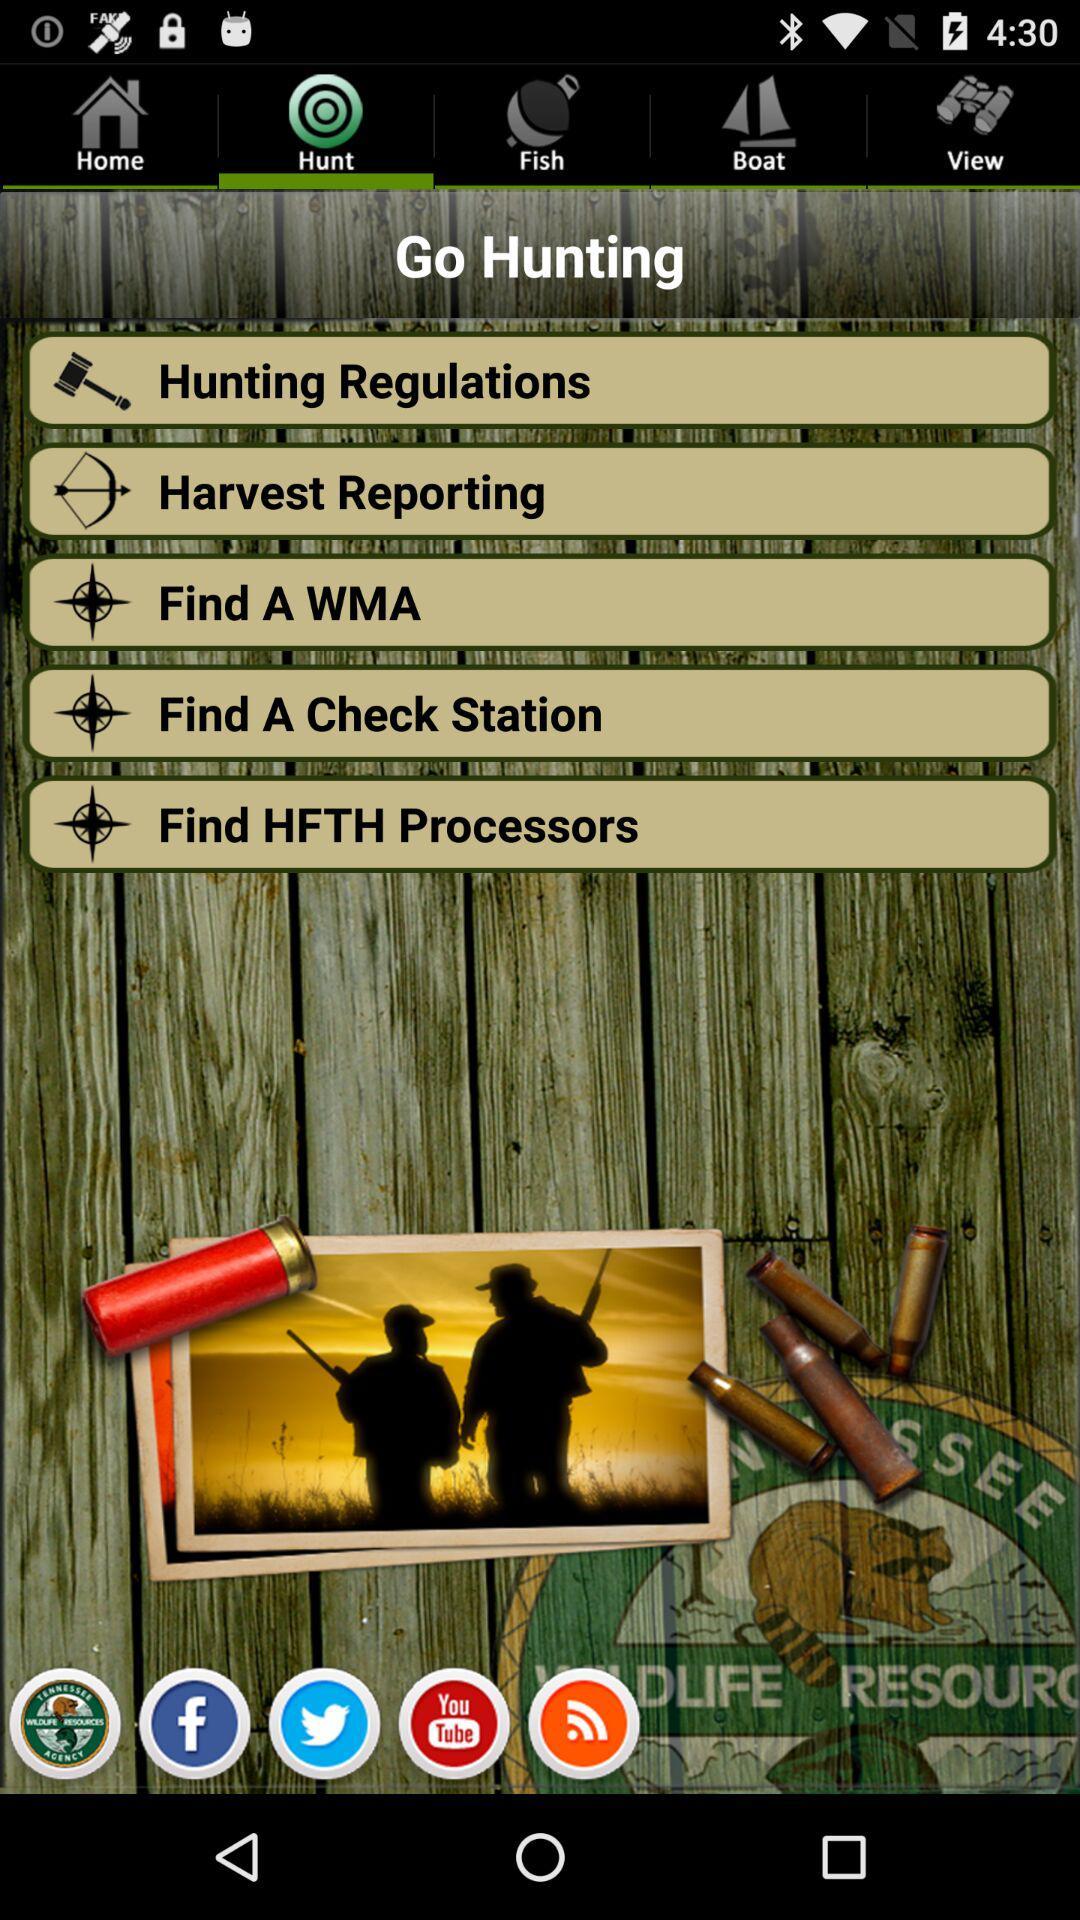 The width and height of the screenshot is (1080, 1920). I want to click on the settings icon, so click(63, 1849).